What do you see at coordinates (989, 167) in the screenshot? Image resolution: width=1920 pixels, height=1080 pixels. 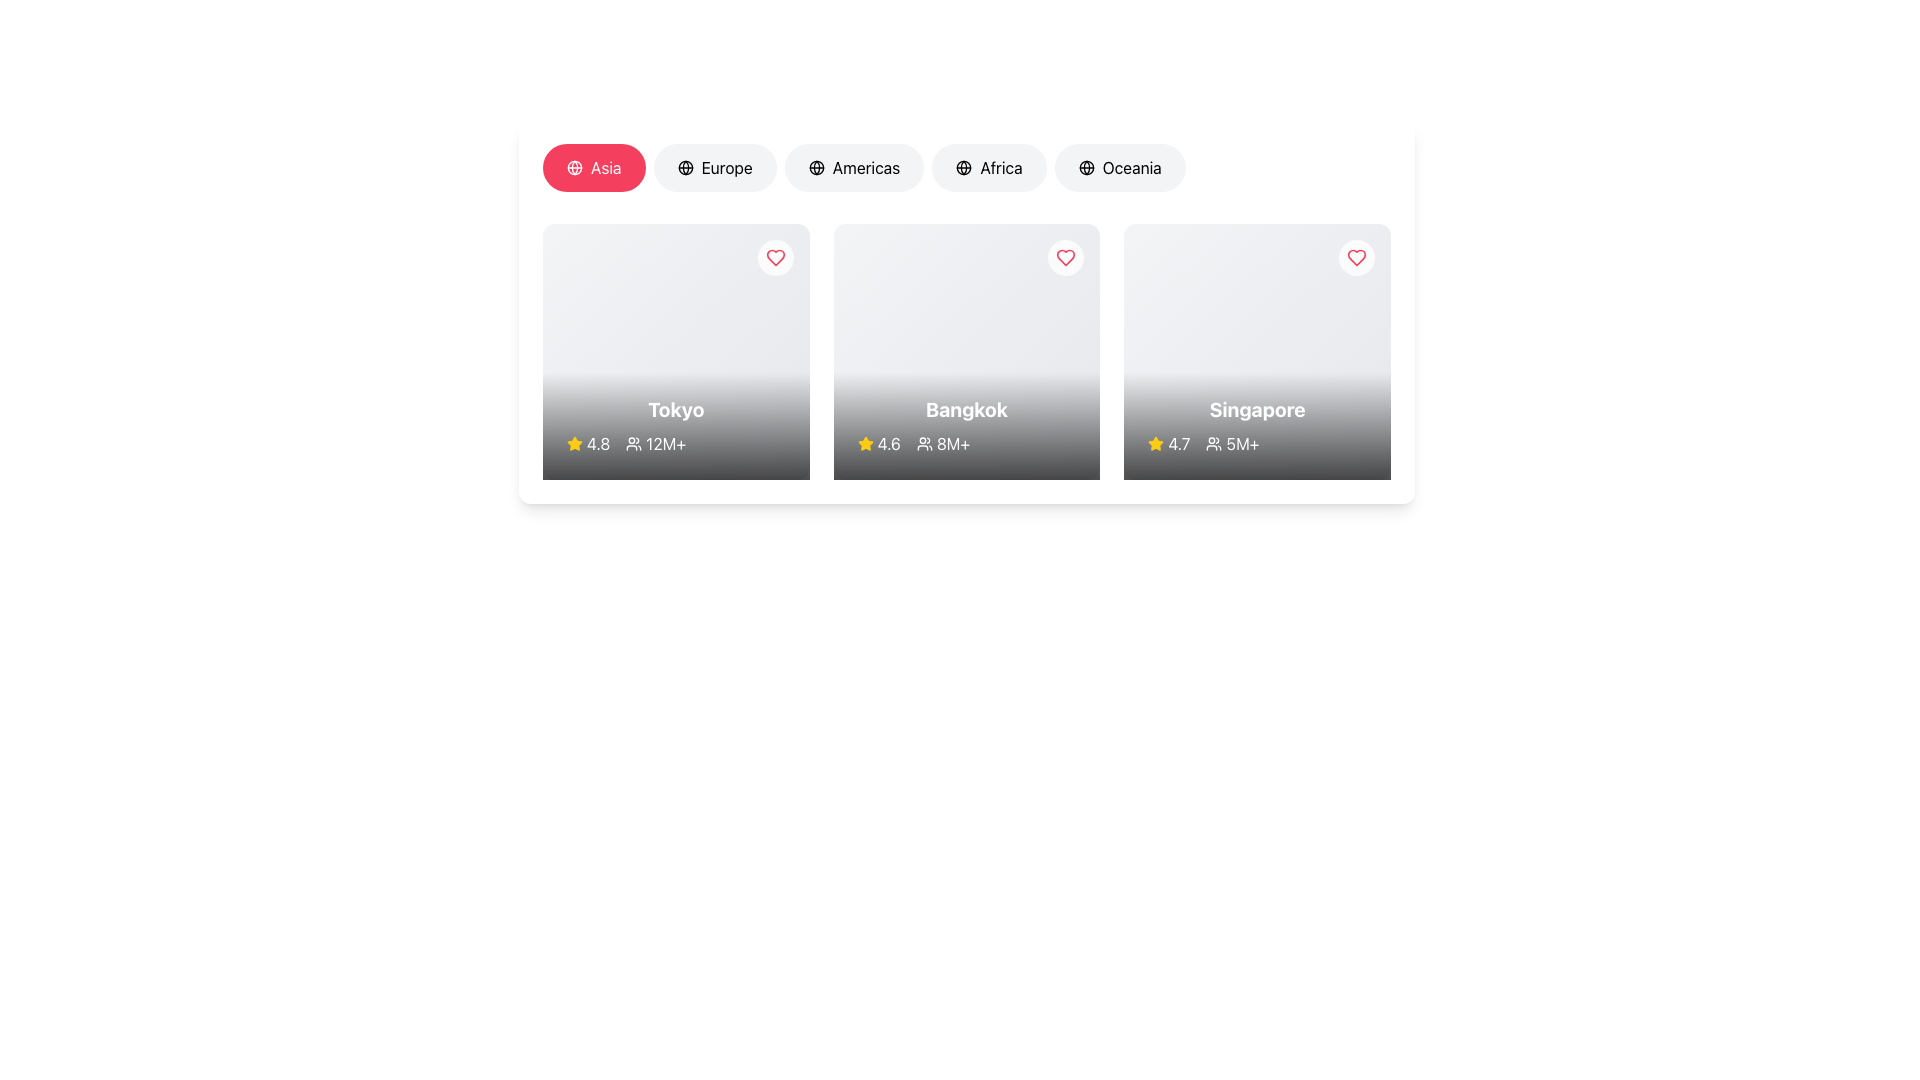 I see `the button that filters content by selecting the 'Africa' category, which is located fourth from the left in a horizontal list of continent buttons, between 'Americas' and 'Oceania'` at bounding box center [989, 167].